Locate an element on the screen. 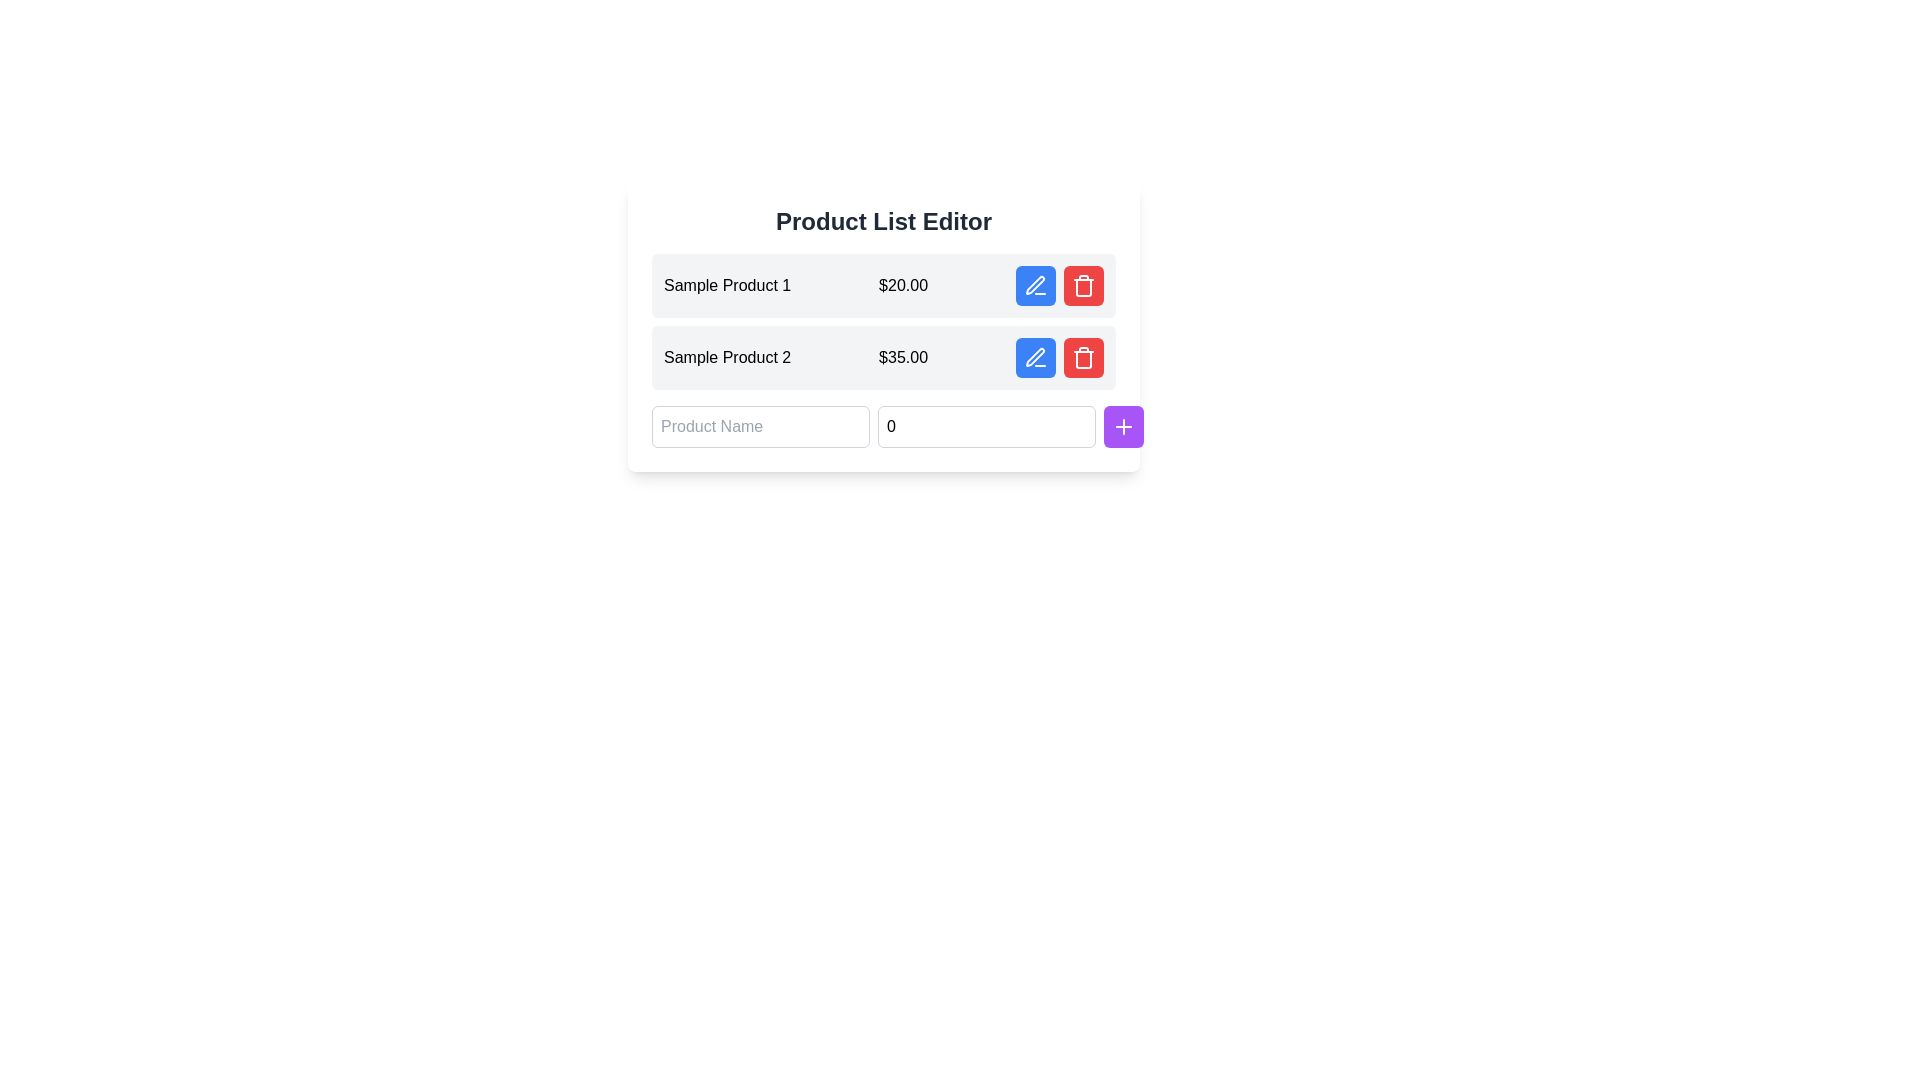 Image resolution: width=1920 pixels, height=1080 pixels. the edit button represented by the pen icon located next to 'Sample Product 2' in the product list table to initiate editing is located at coordinates (1035, 356).